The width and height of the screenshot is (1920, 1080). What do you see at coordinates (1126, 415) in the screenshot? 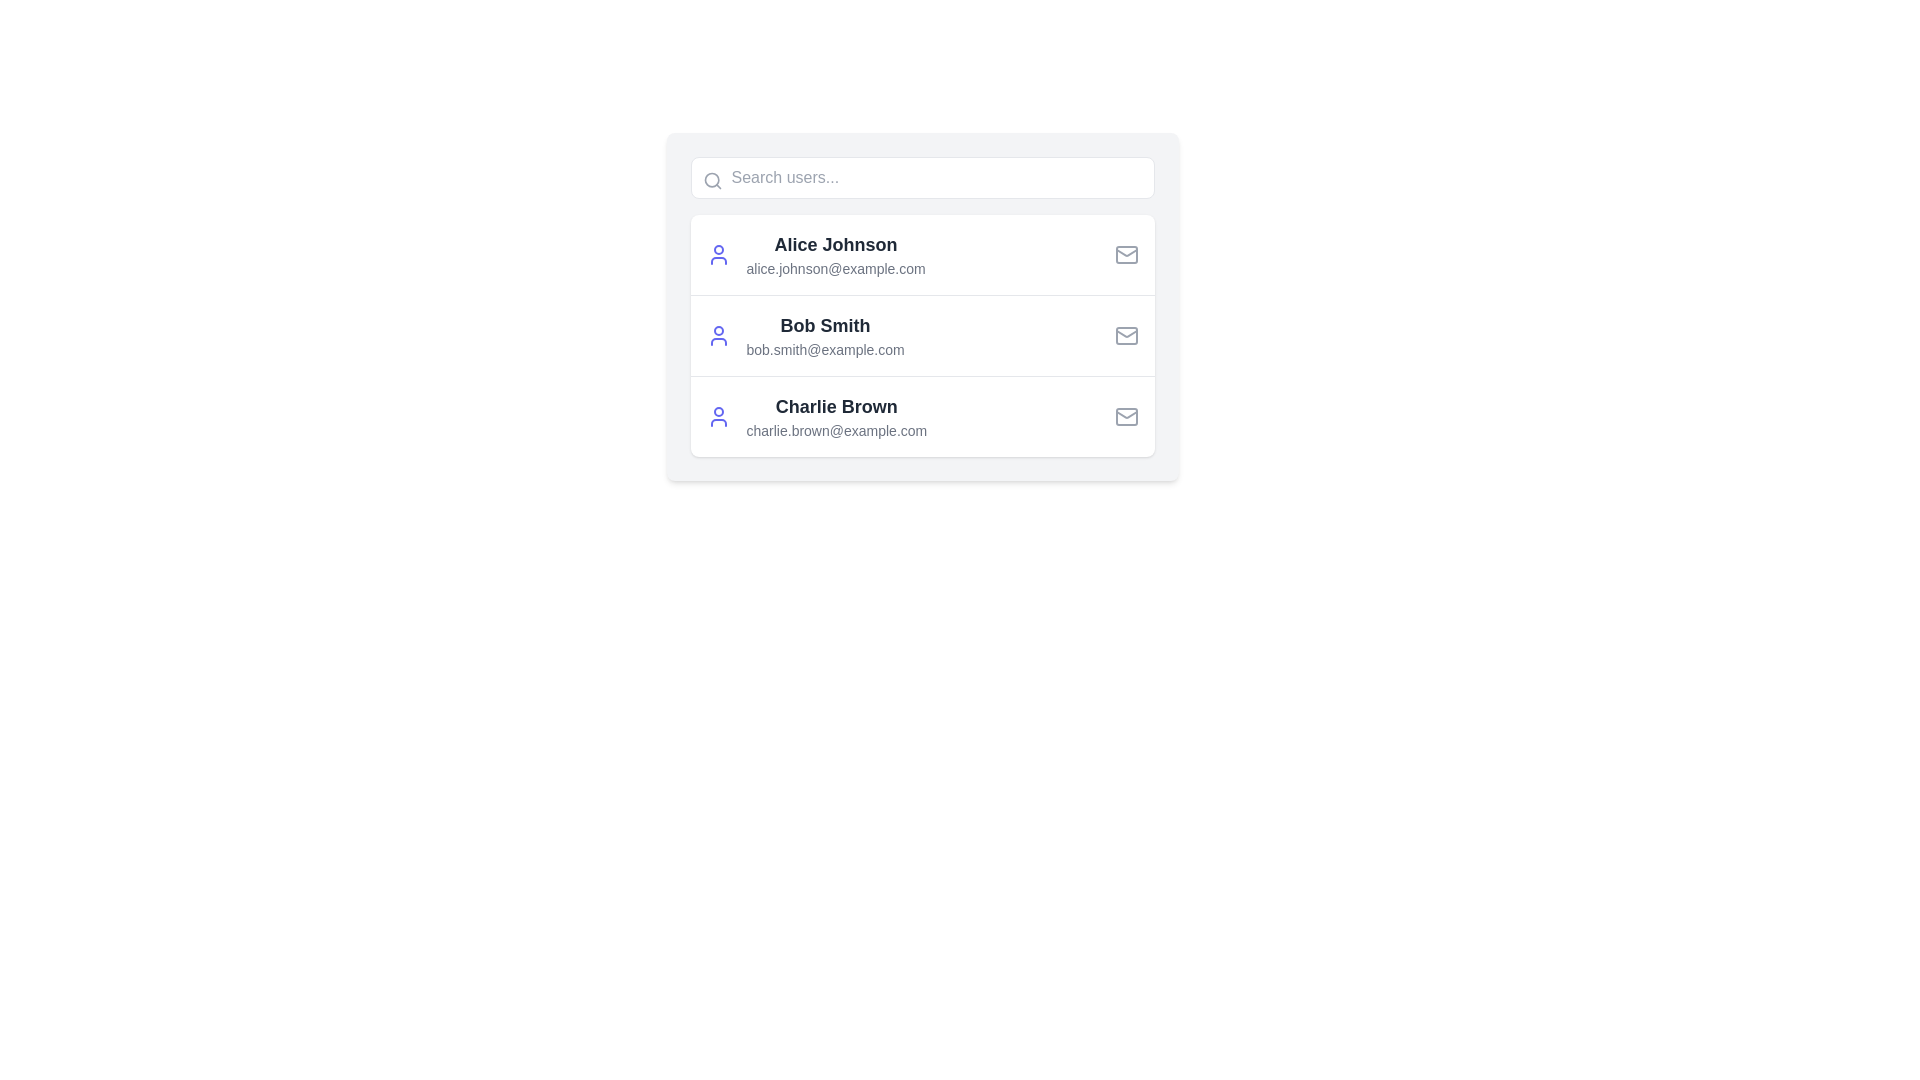
I see `the mail icon located on the right side of the user information row for 'Charlie Brown' (third row)` at bounding box center [1126, 415].